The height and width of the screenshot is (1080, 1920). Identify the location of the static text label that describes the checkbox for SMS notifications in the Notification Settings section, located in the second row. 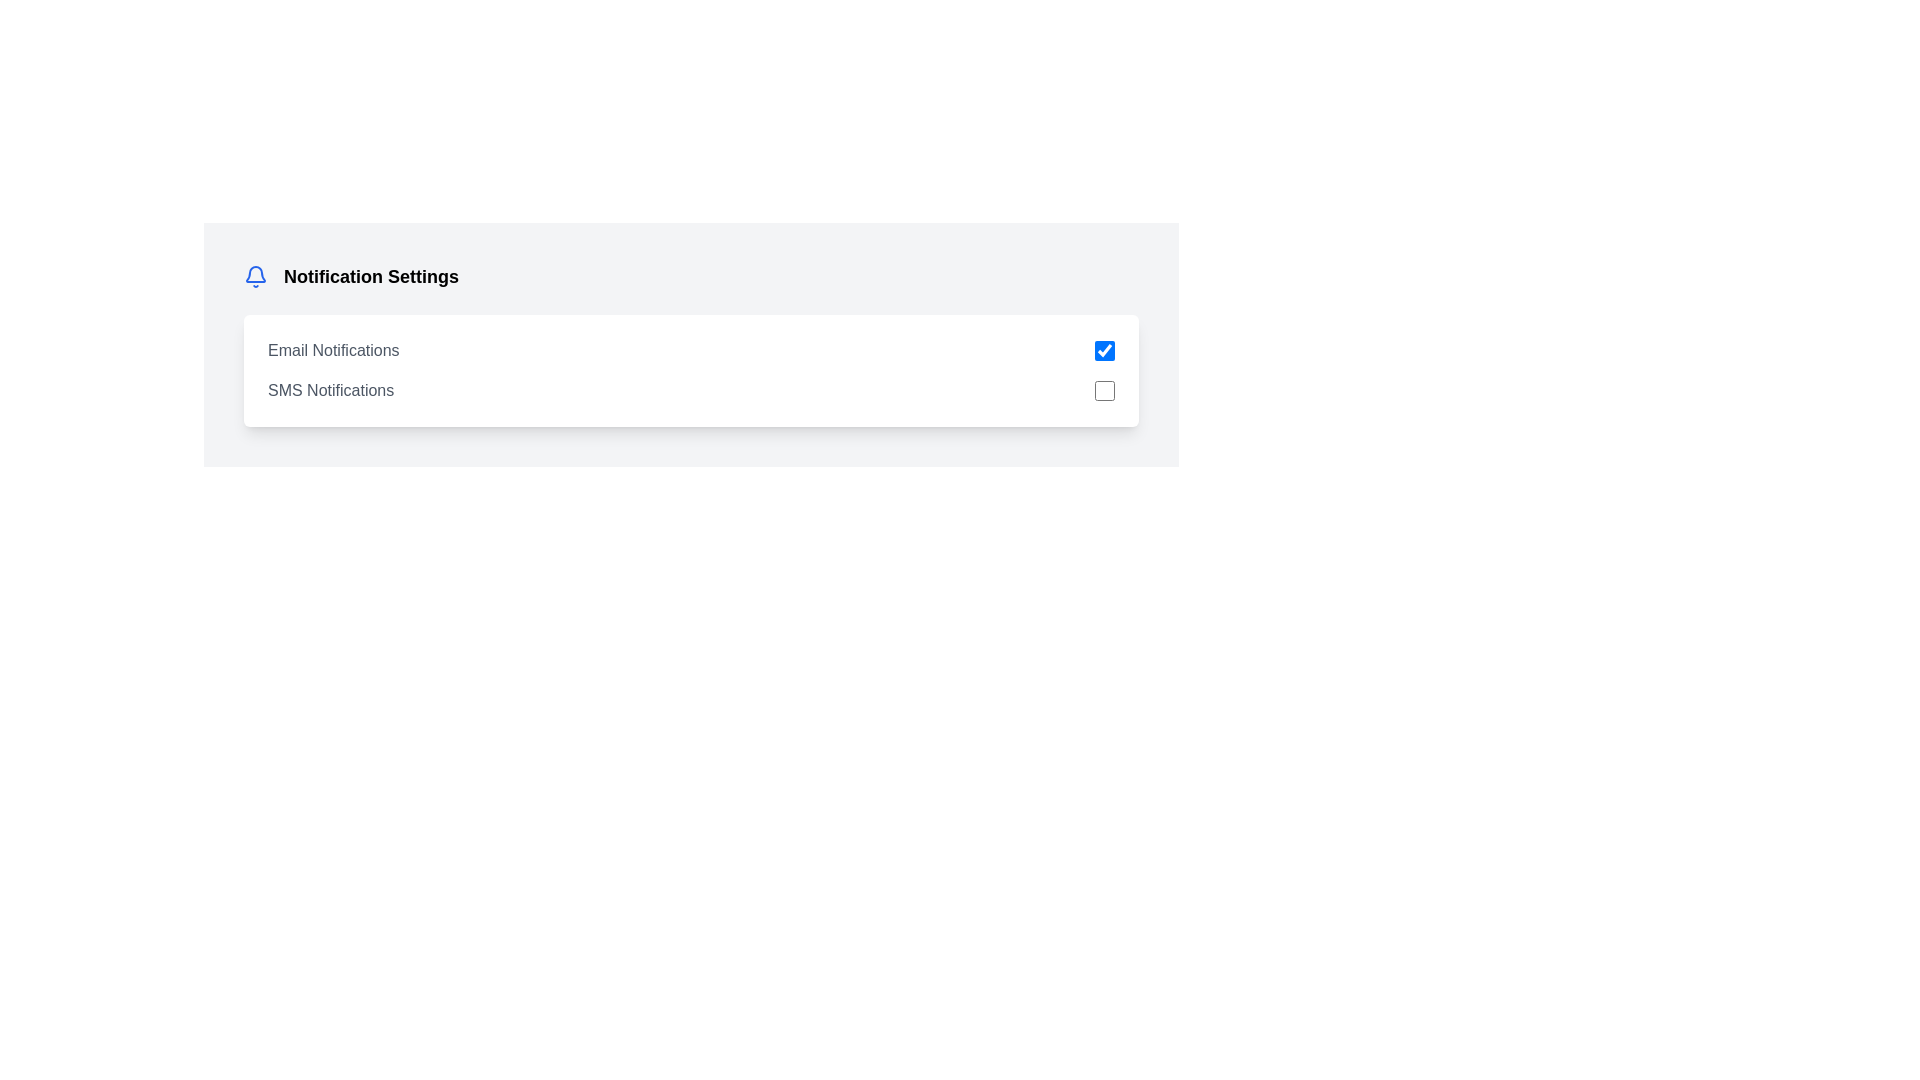
(331, 390).